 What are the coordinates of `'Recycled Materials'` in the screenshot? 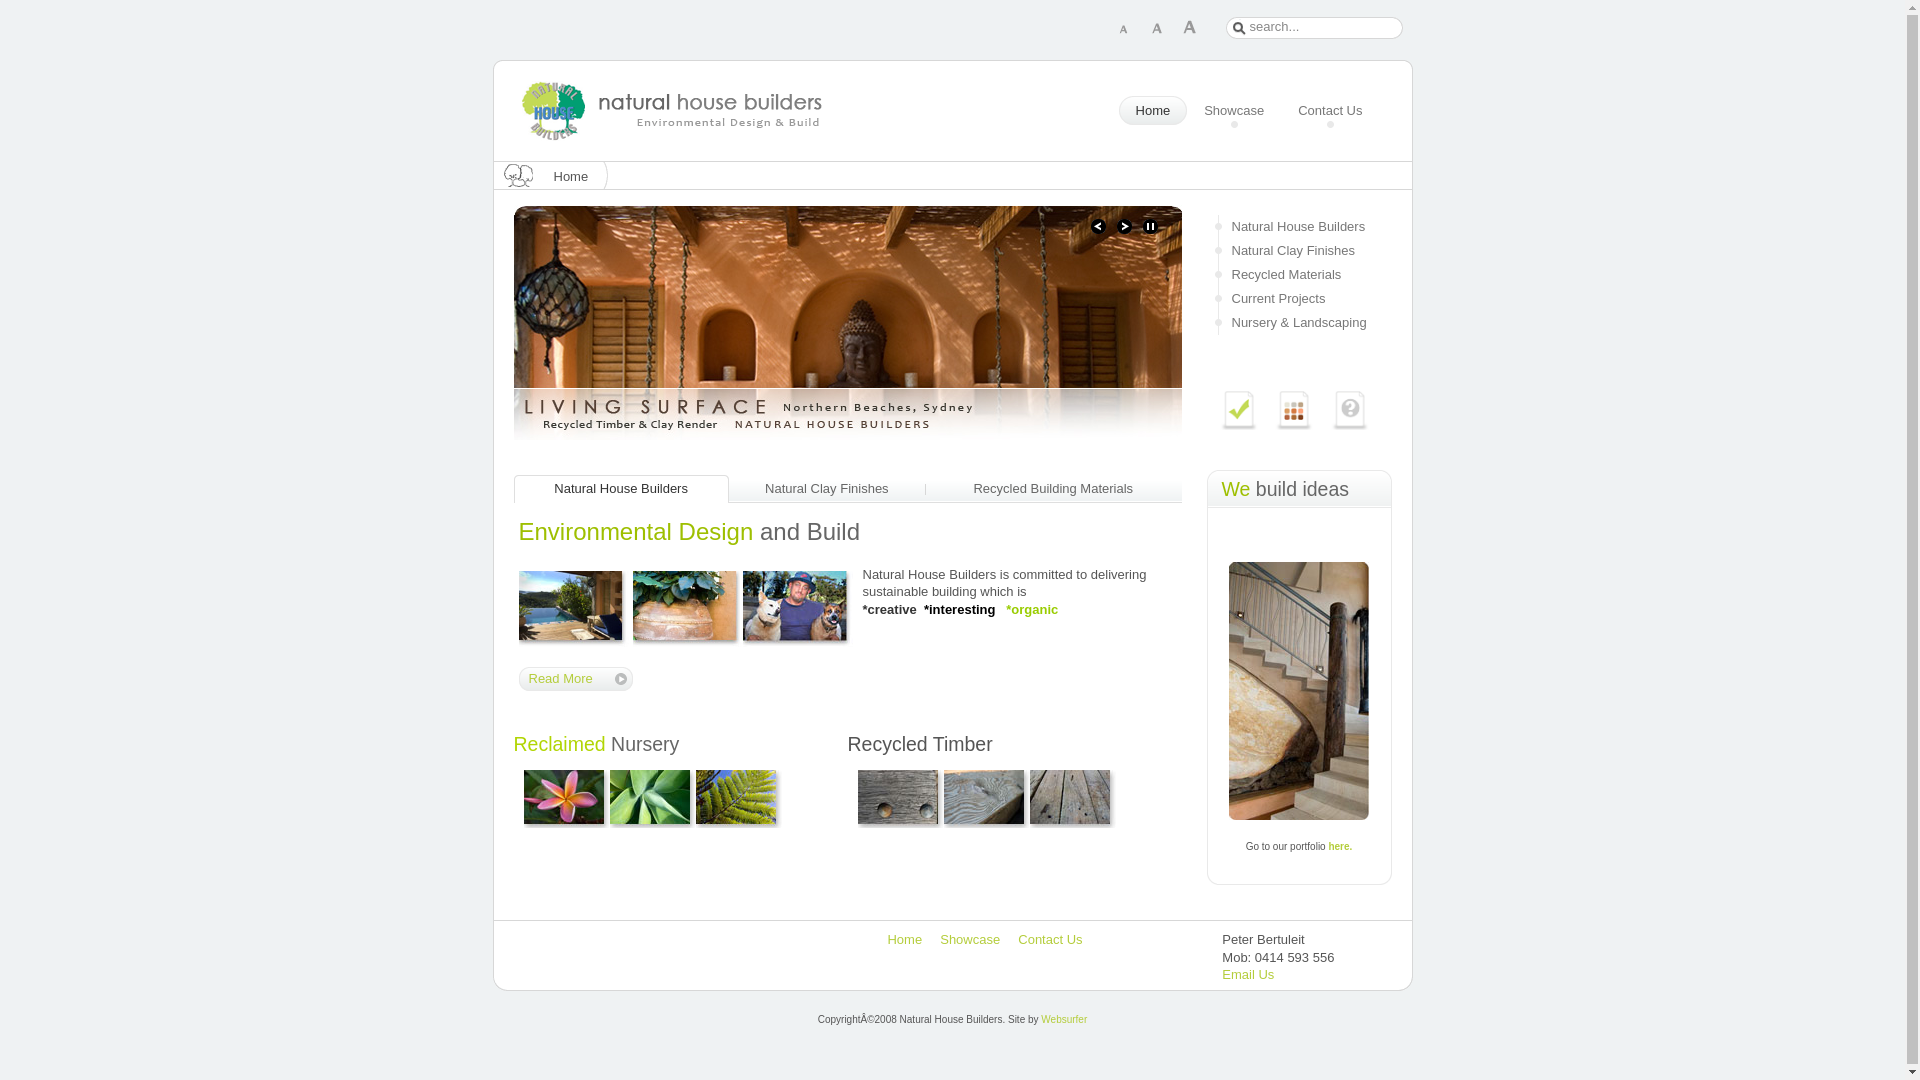 It's located at (1298, 274).